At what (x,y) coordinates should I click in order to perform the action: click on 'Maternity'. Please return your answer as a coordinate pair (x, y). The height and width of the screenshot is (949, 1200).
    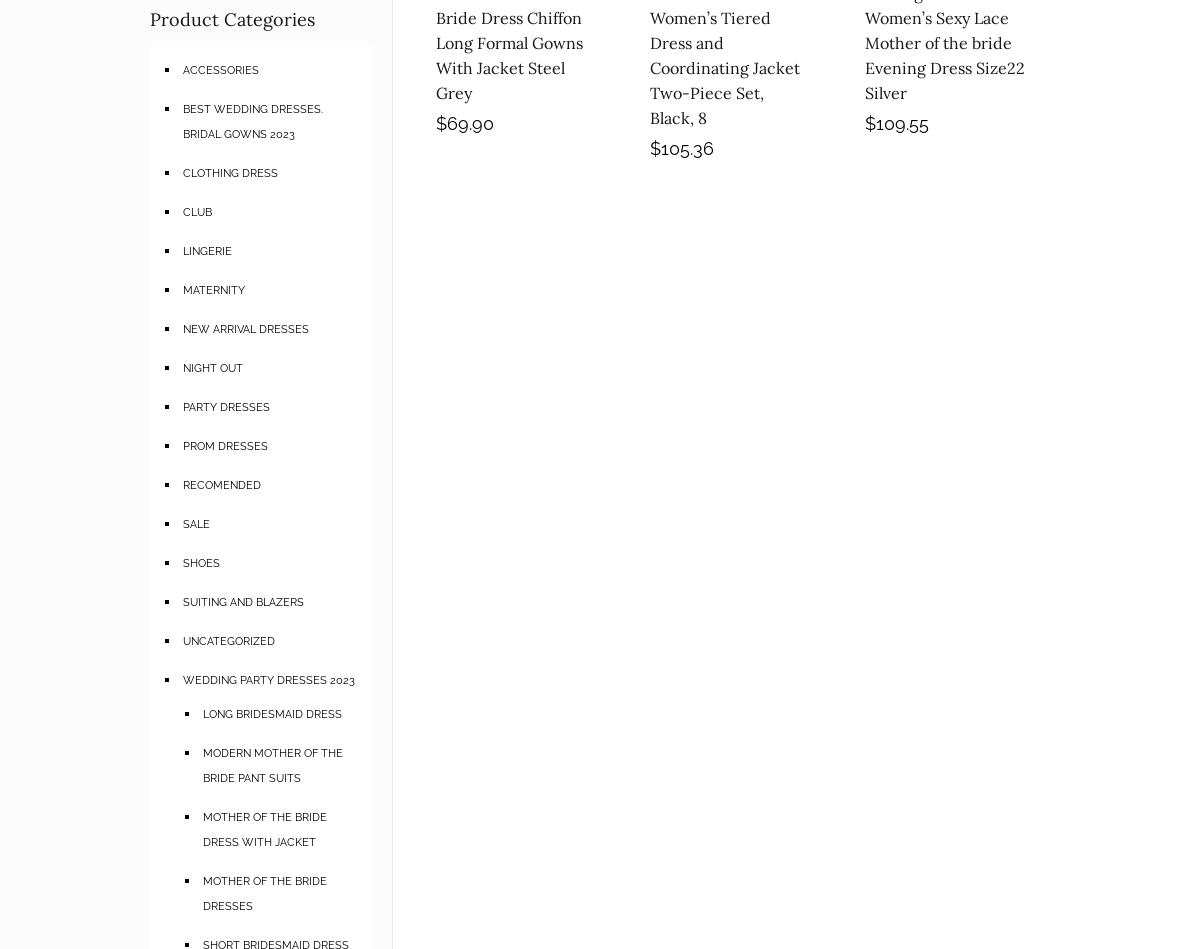
    Looking at the image, I should click on (212, 287).